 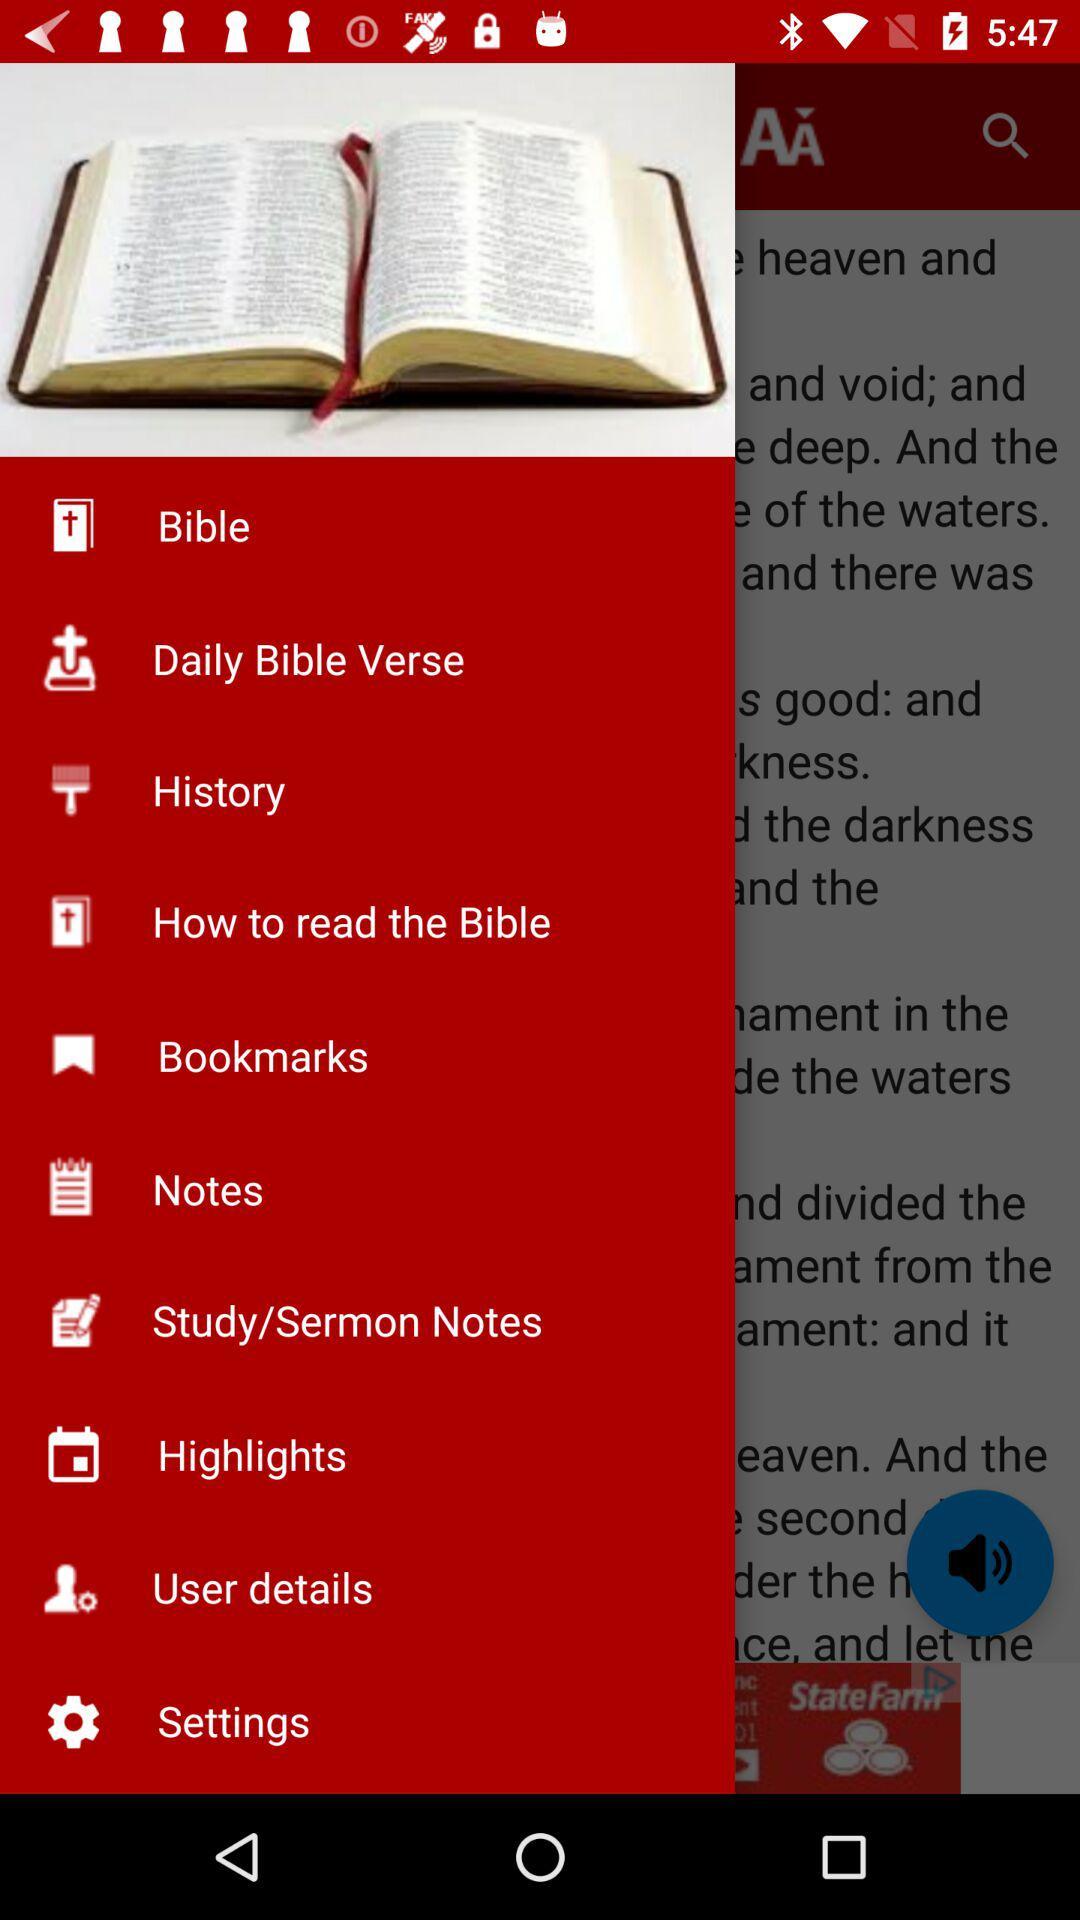 What do you see at coordinates (979, 1562) in the screenshot?
I see `the volume icon` at bounding box center [979, 1562].